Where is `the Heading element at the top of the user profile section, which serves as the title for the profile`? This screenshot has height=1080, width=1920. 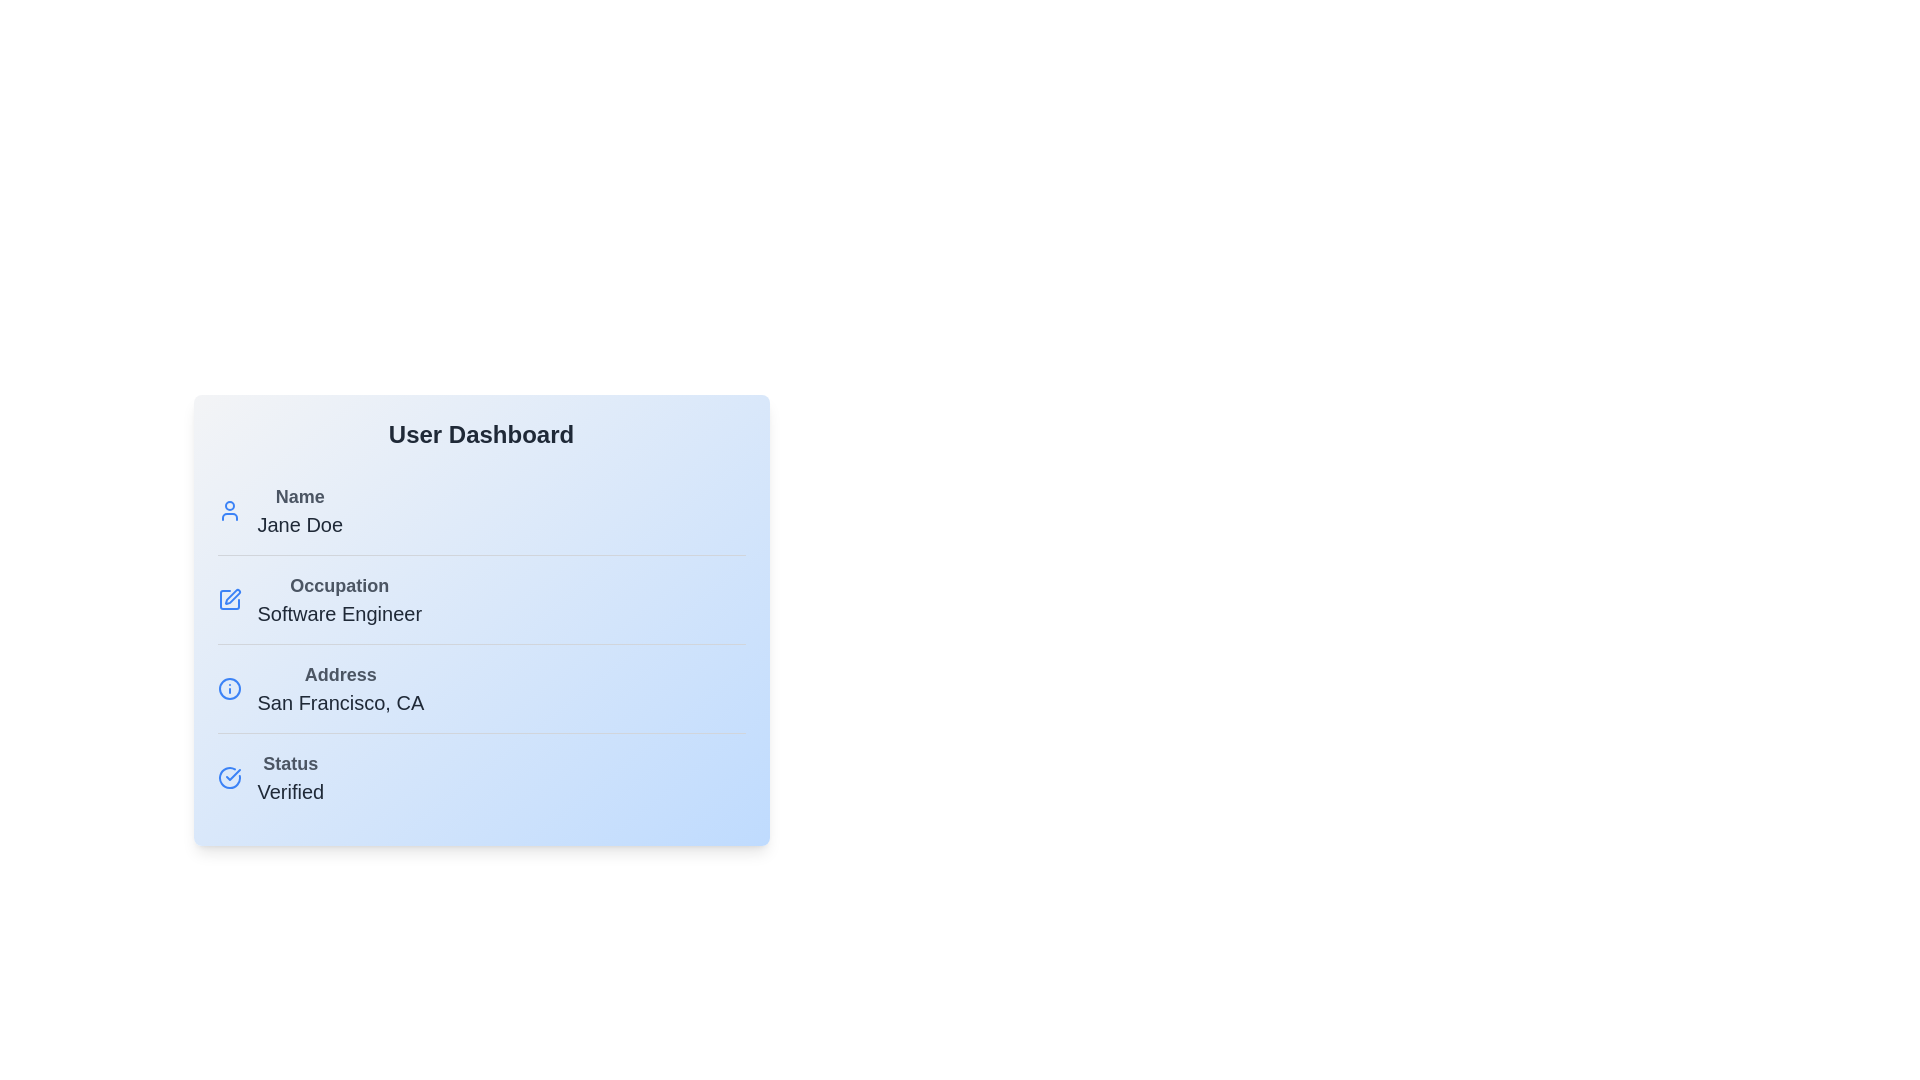
the Heading element at the top of the user profile section, which serves as the title for the profile is located at coordinates (481, 434).